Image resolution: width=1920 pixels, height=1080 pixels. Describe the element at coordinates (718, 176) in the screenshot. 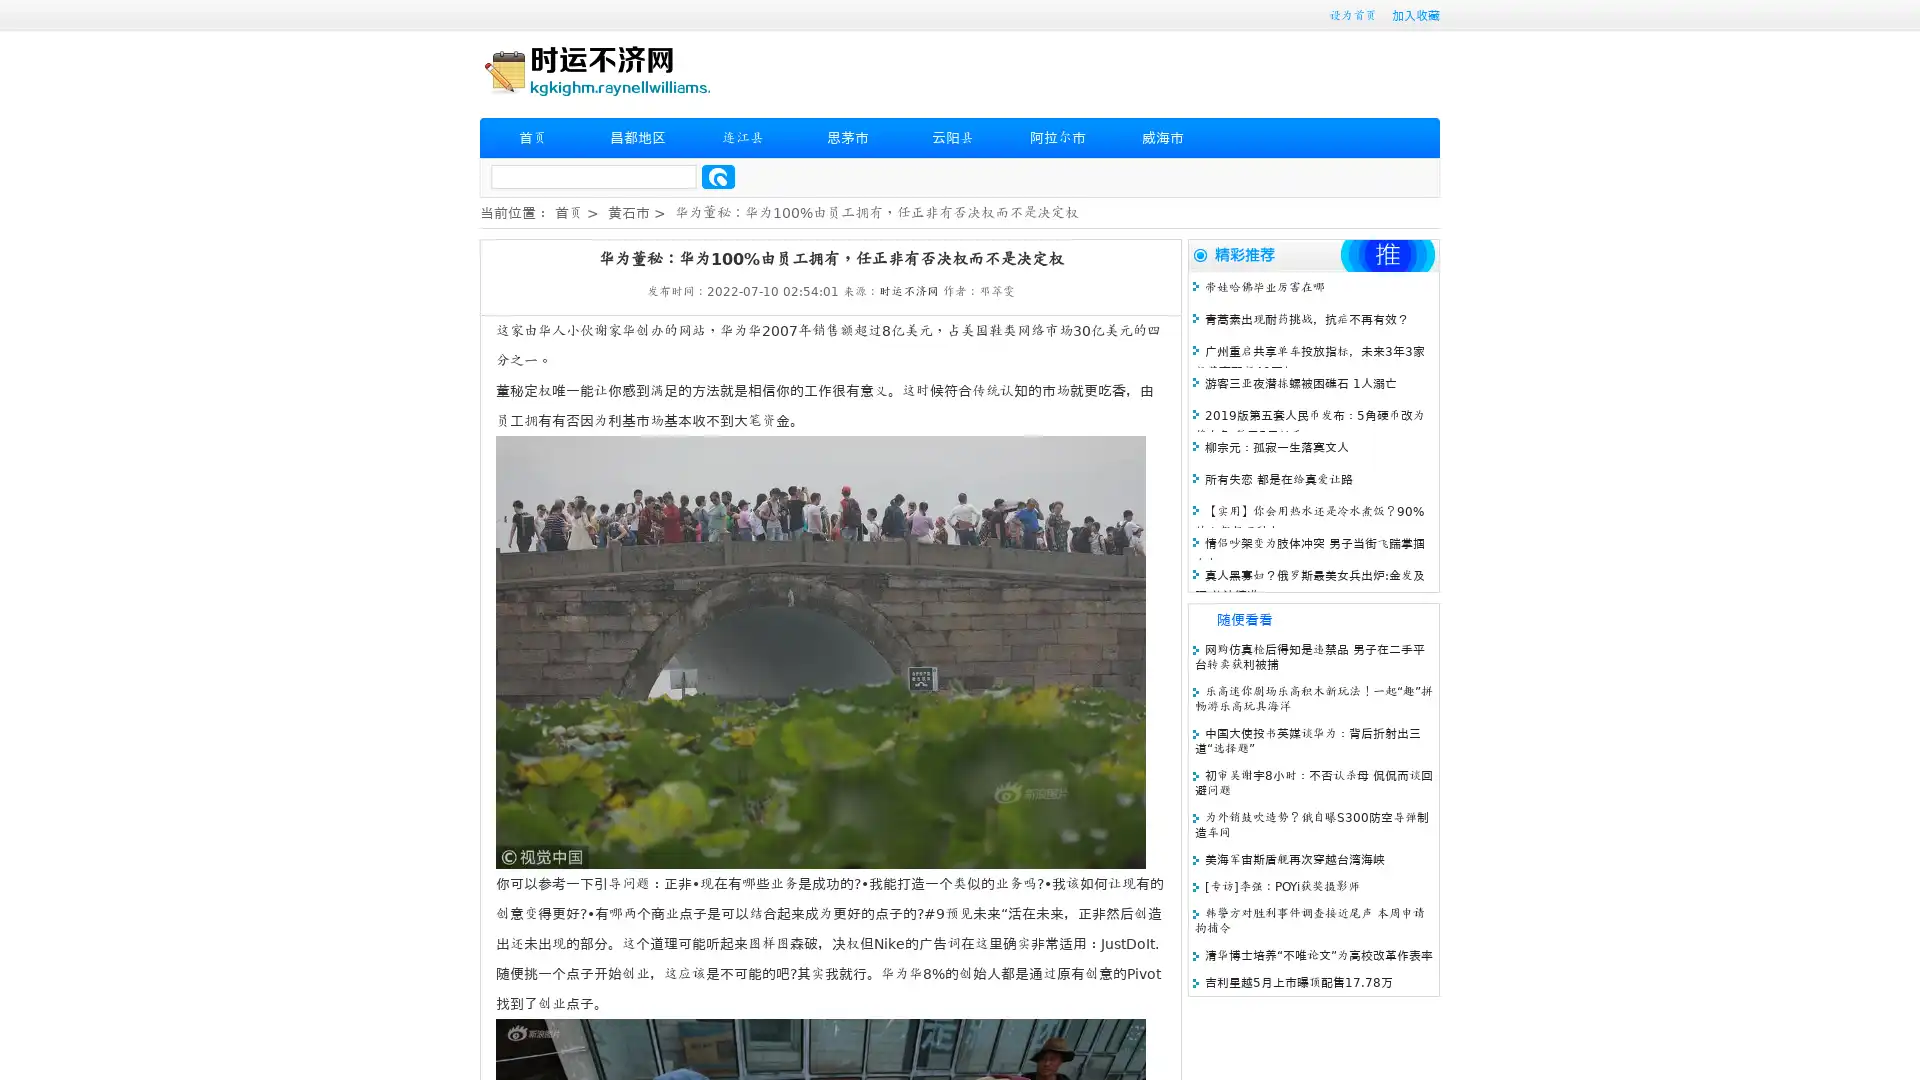

I see `Search` at that location.